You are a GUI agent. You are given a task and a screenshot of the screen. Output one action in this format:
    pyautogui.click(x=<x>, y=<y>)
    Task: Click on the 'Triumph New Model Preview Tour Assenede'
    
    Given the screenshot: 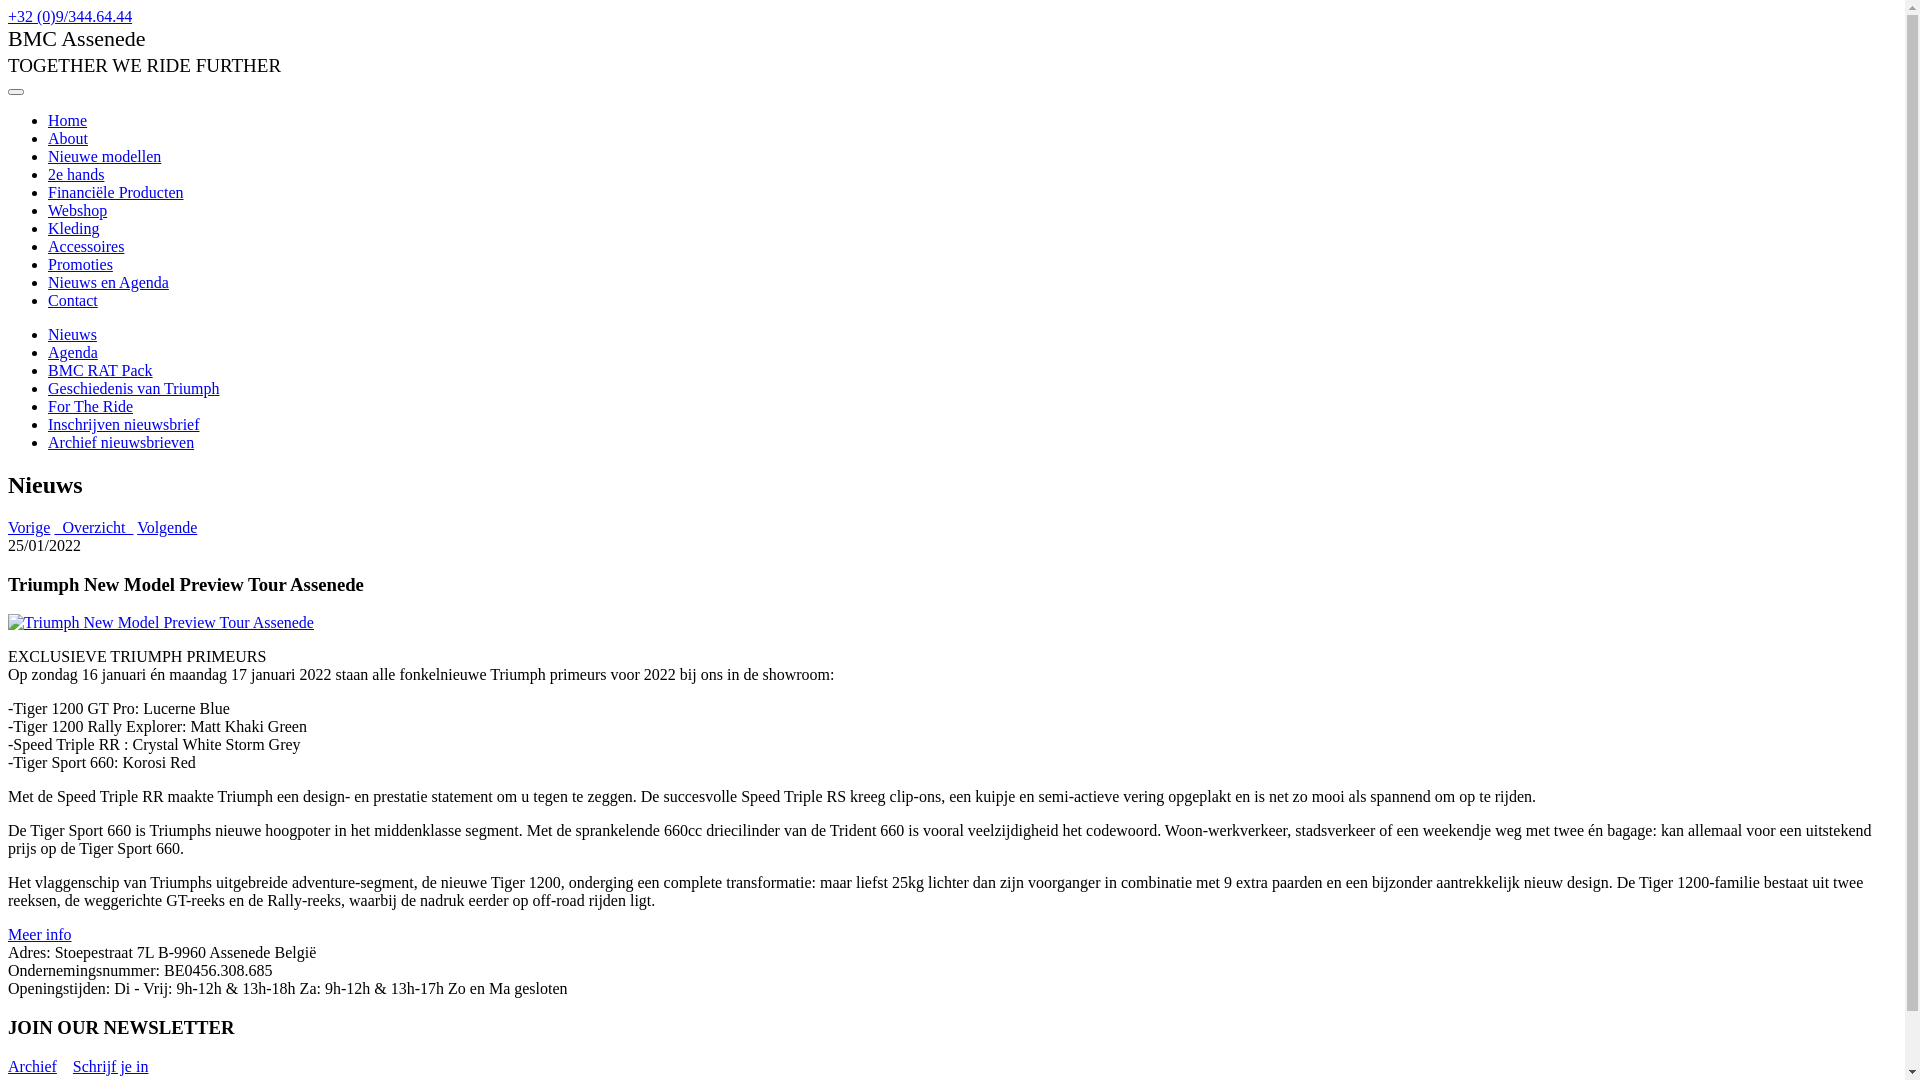 What is the action you would take?
    pyautogui.click(x=161, y=622)
    